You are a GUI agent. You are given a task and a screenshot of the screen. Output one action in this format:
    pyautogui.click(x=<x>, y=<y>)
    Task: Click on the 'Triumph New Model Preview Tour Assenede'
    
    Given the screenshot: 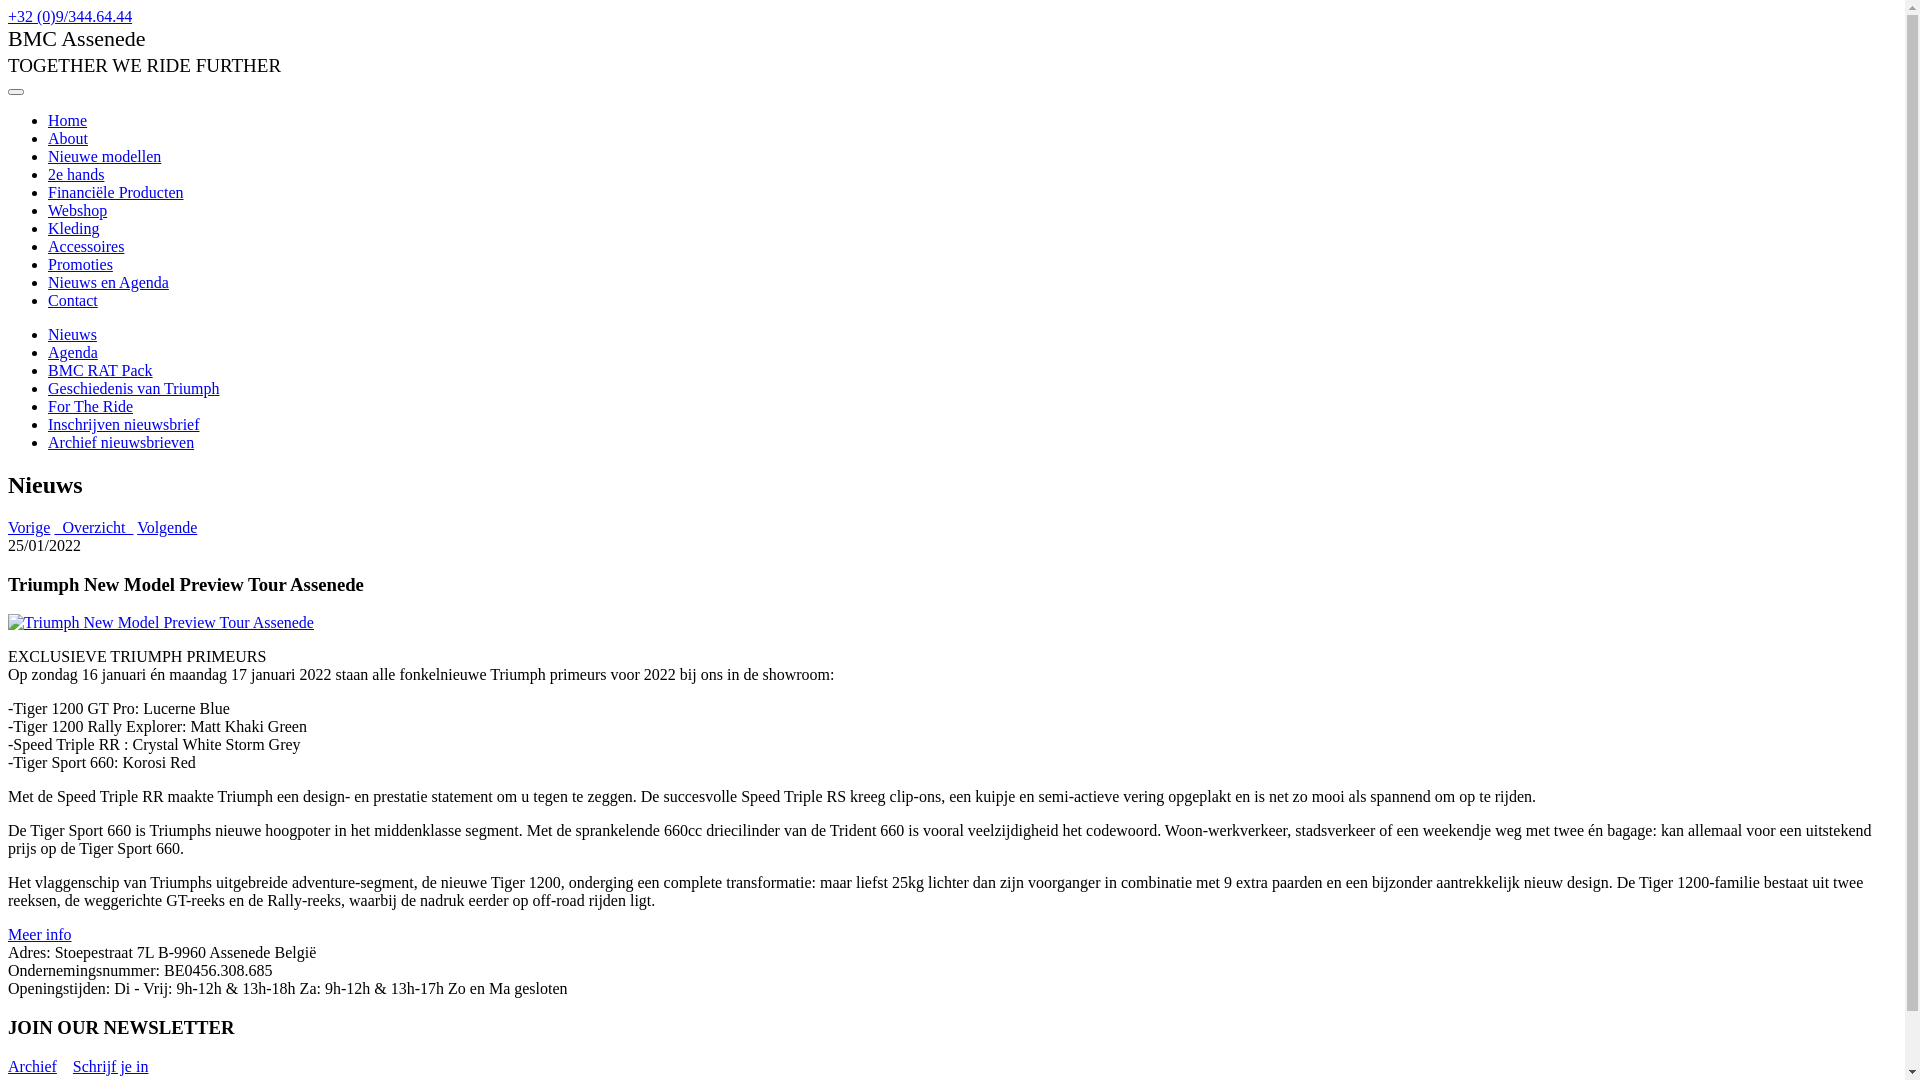 What is the action you would take?
    pyautogui.click(x=161, y=622)
    